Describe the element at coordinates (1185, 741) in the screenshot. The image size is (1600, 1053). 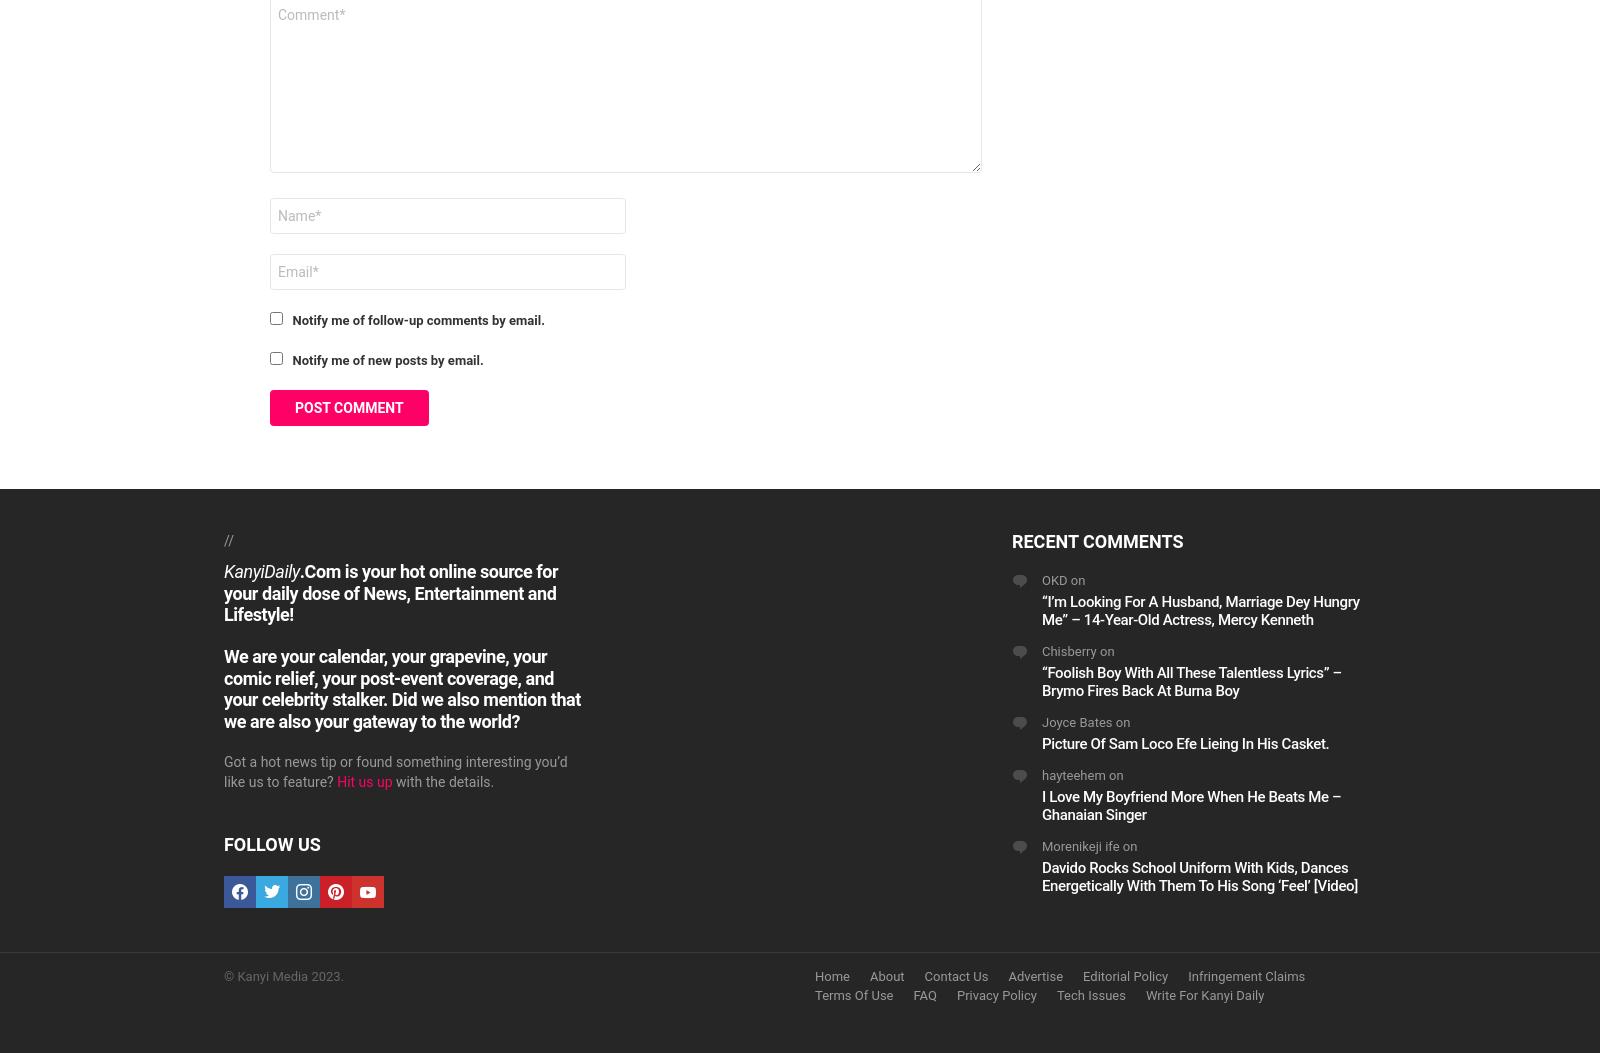
I see `'Picture Of Sam Loco Efe Lieing In His Casket.'` at that location.